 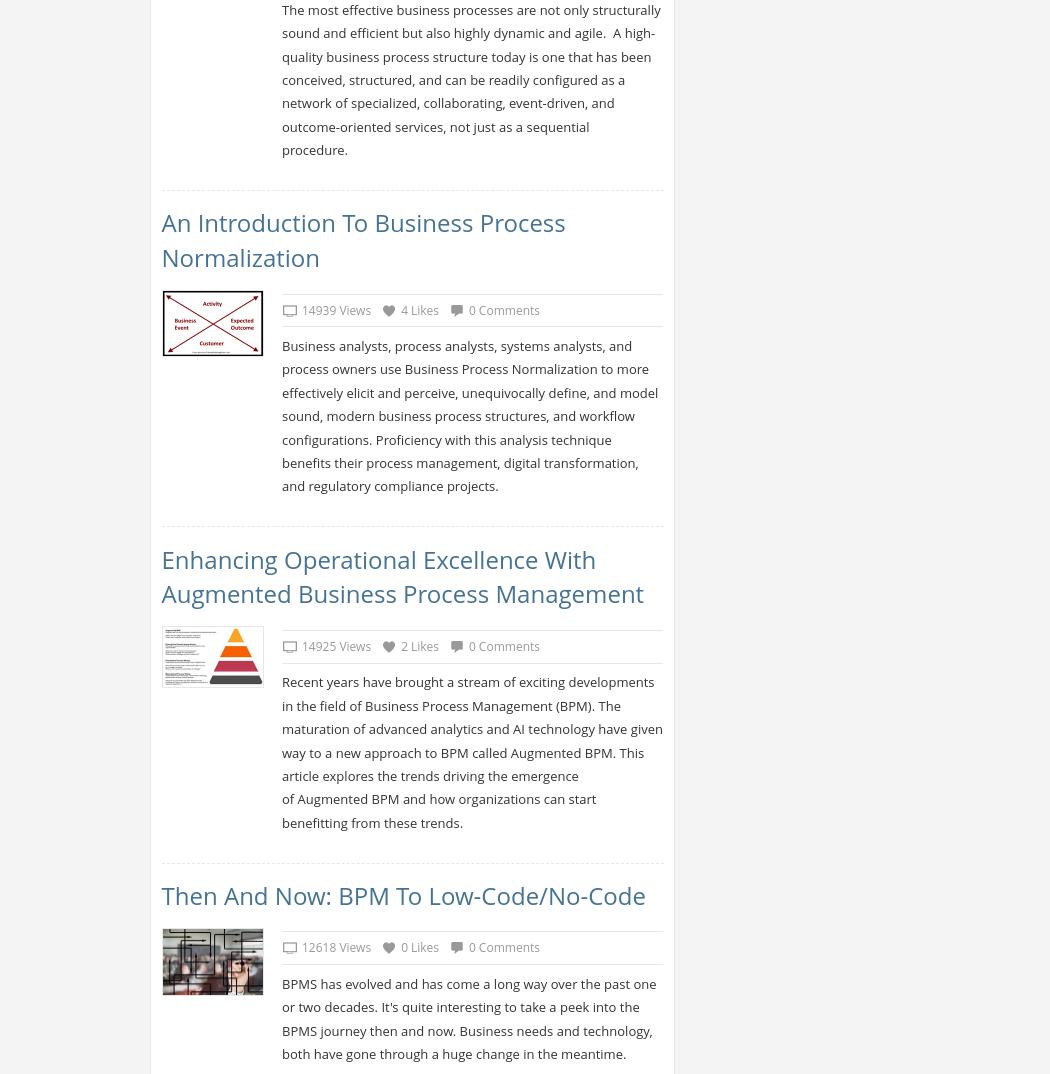 I want to click on '0 Likes', so click(x=418, y=947).